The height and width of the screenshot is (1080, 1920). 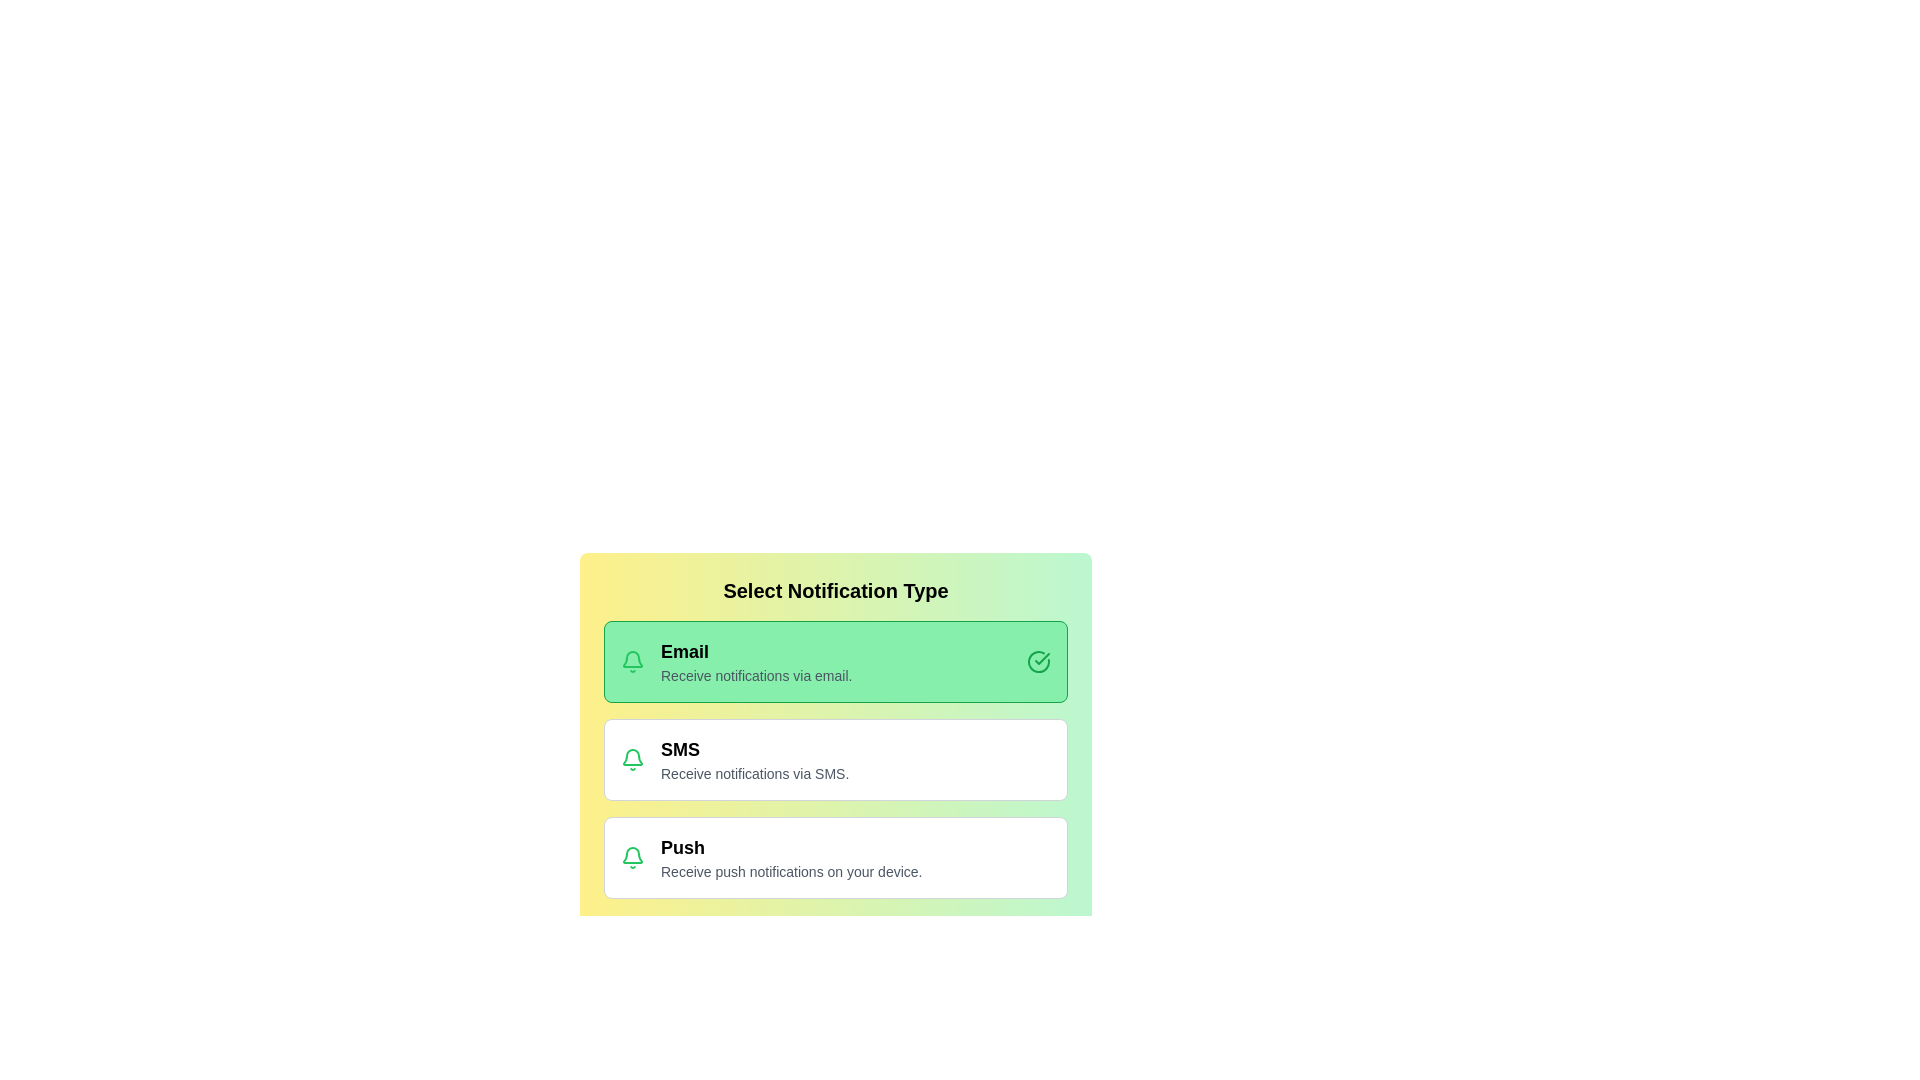 What do you see at coordinates (835, 856) in the screenshot?
I see `the 'Push' notifications button, which is the third option in a vertical list of notification preferences located below 'Email' and 'SMS'` at bounding box center [835, 856].